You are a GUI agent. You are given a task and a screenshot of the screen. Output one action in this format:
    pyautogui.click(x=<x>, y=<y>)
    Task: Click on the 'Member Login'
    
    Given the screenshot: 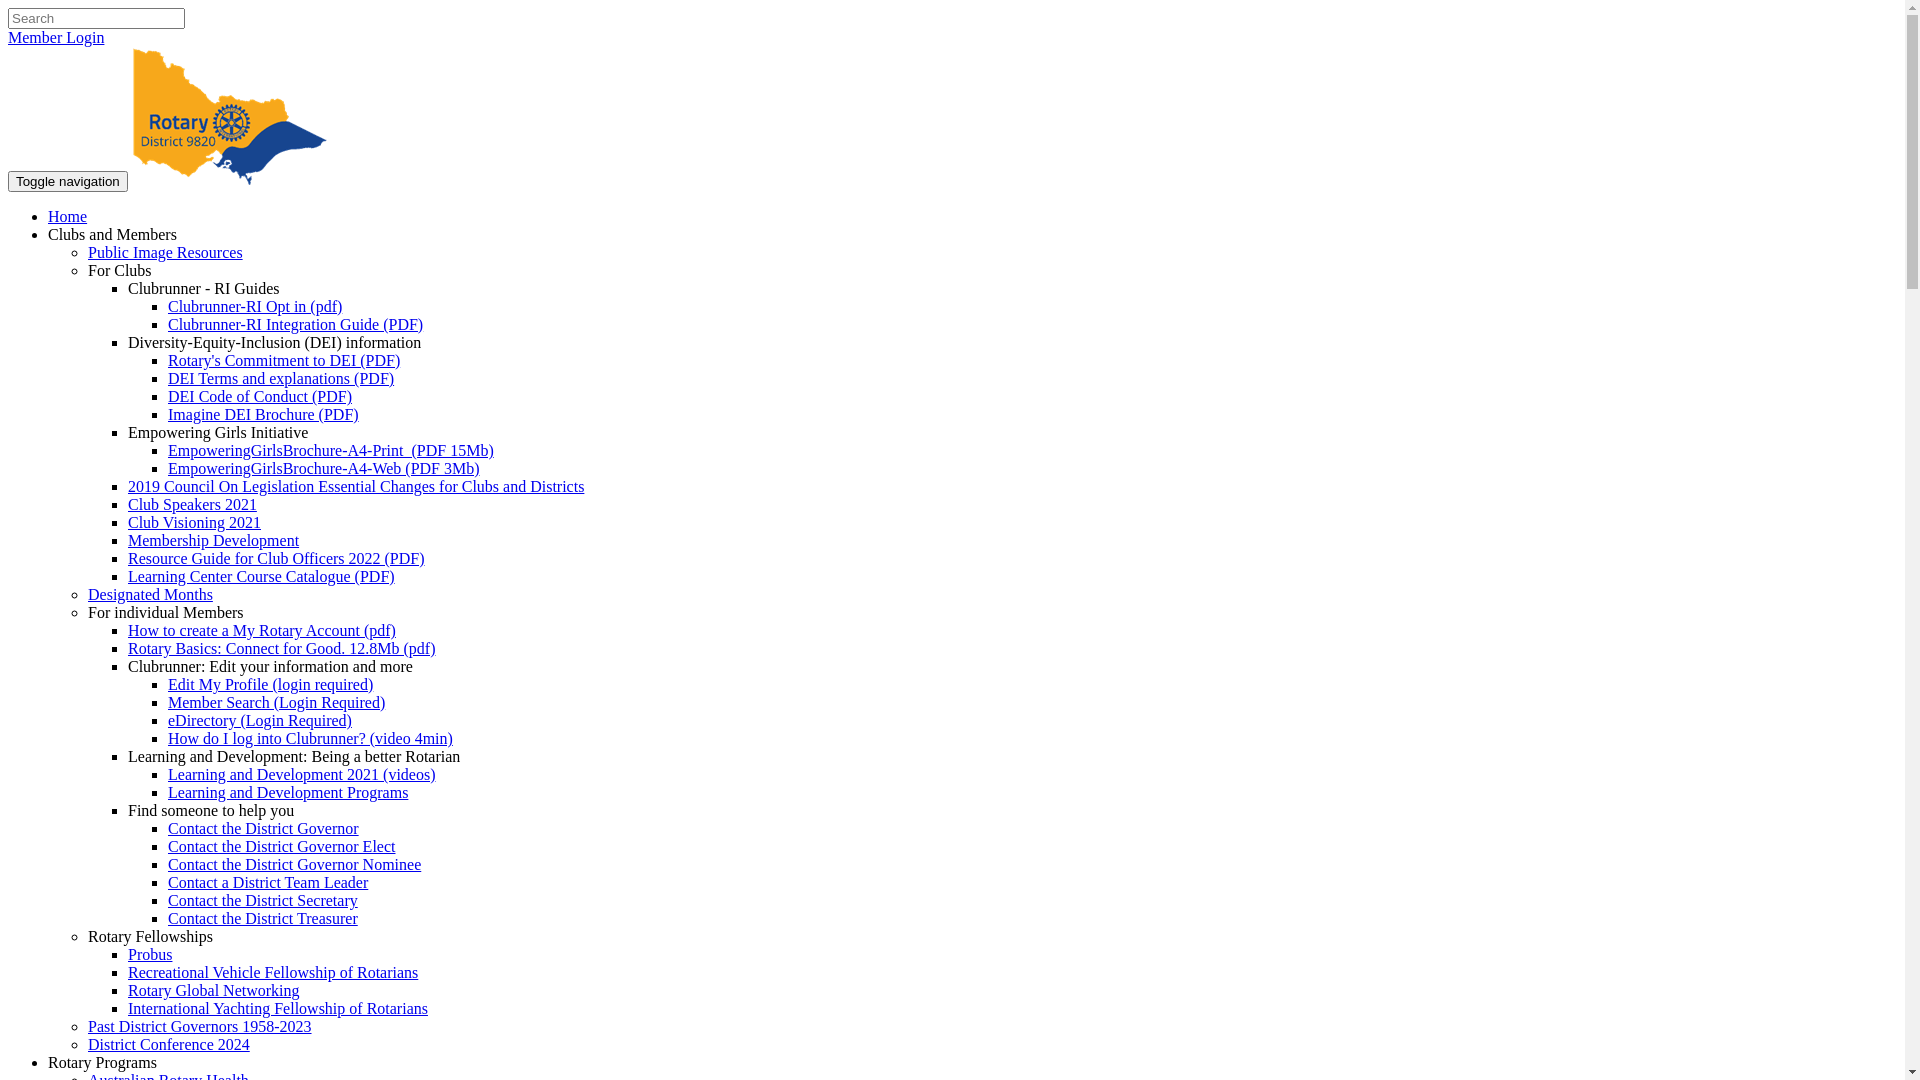 What is the action you would take?
    pyautogui.click(x=56, y=37)
    